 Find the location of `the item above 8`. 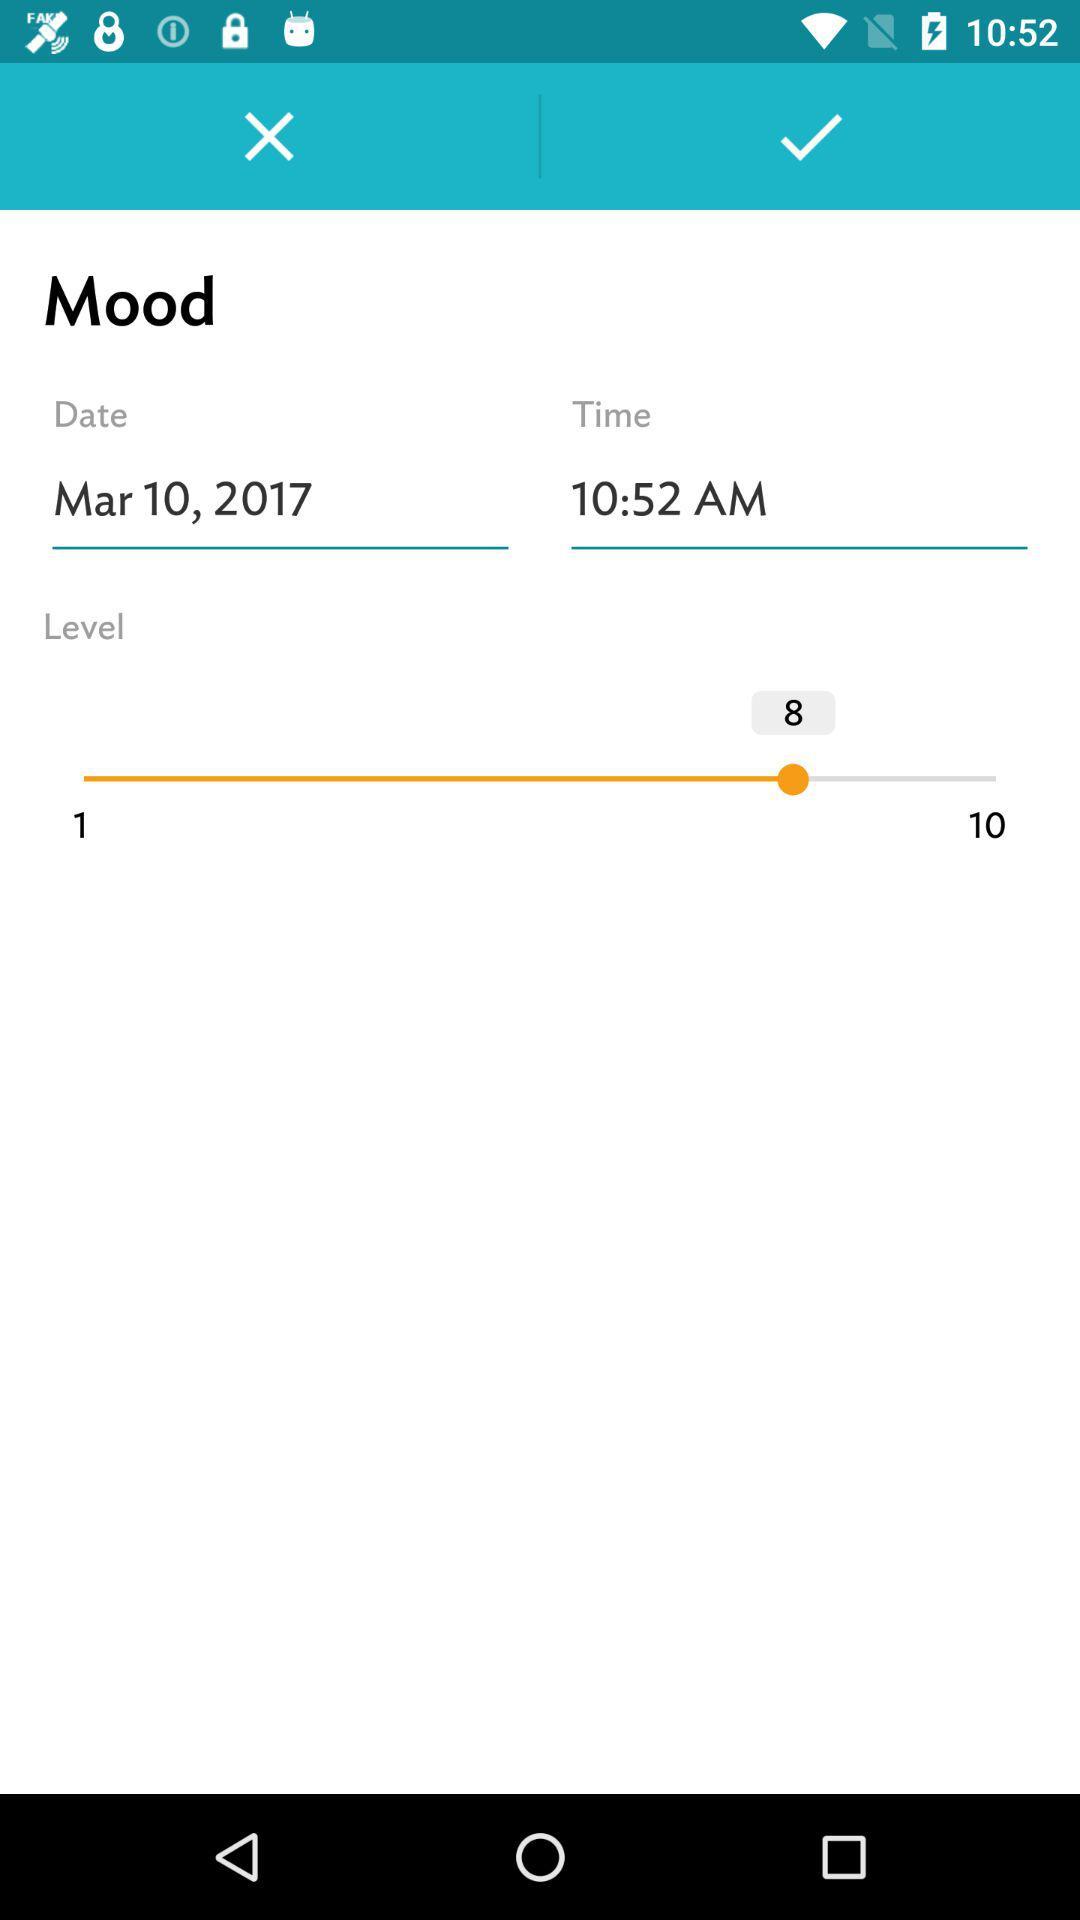

the item above 8 is located at coordinates (798, 499).